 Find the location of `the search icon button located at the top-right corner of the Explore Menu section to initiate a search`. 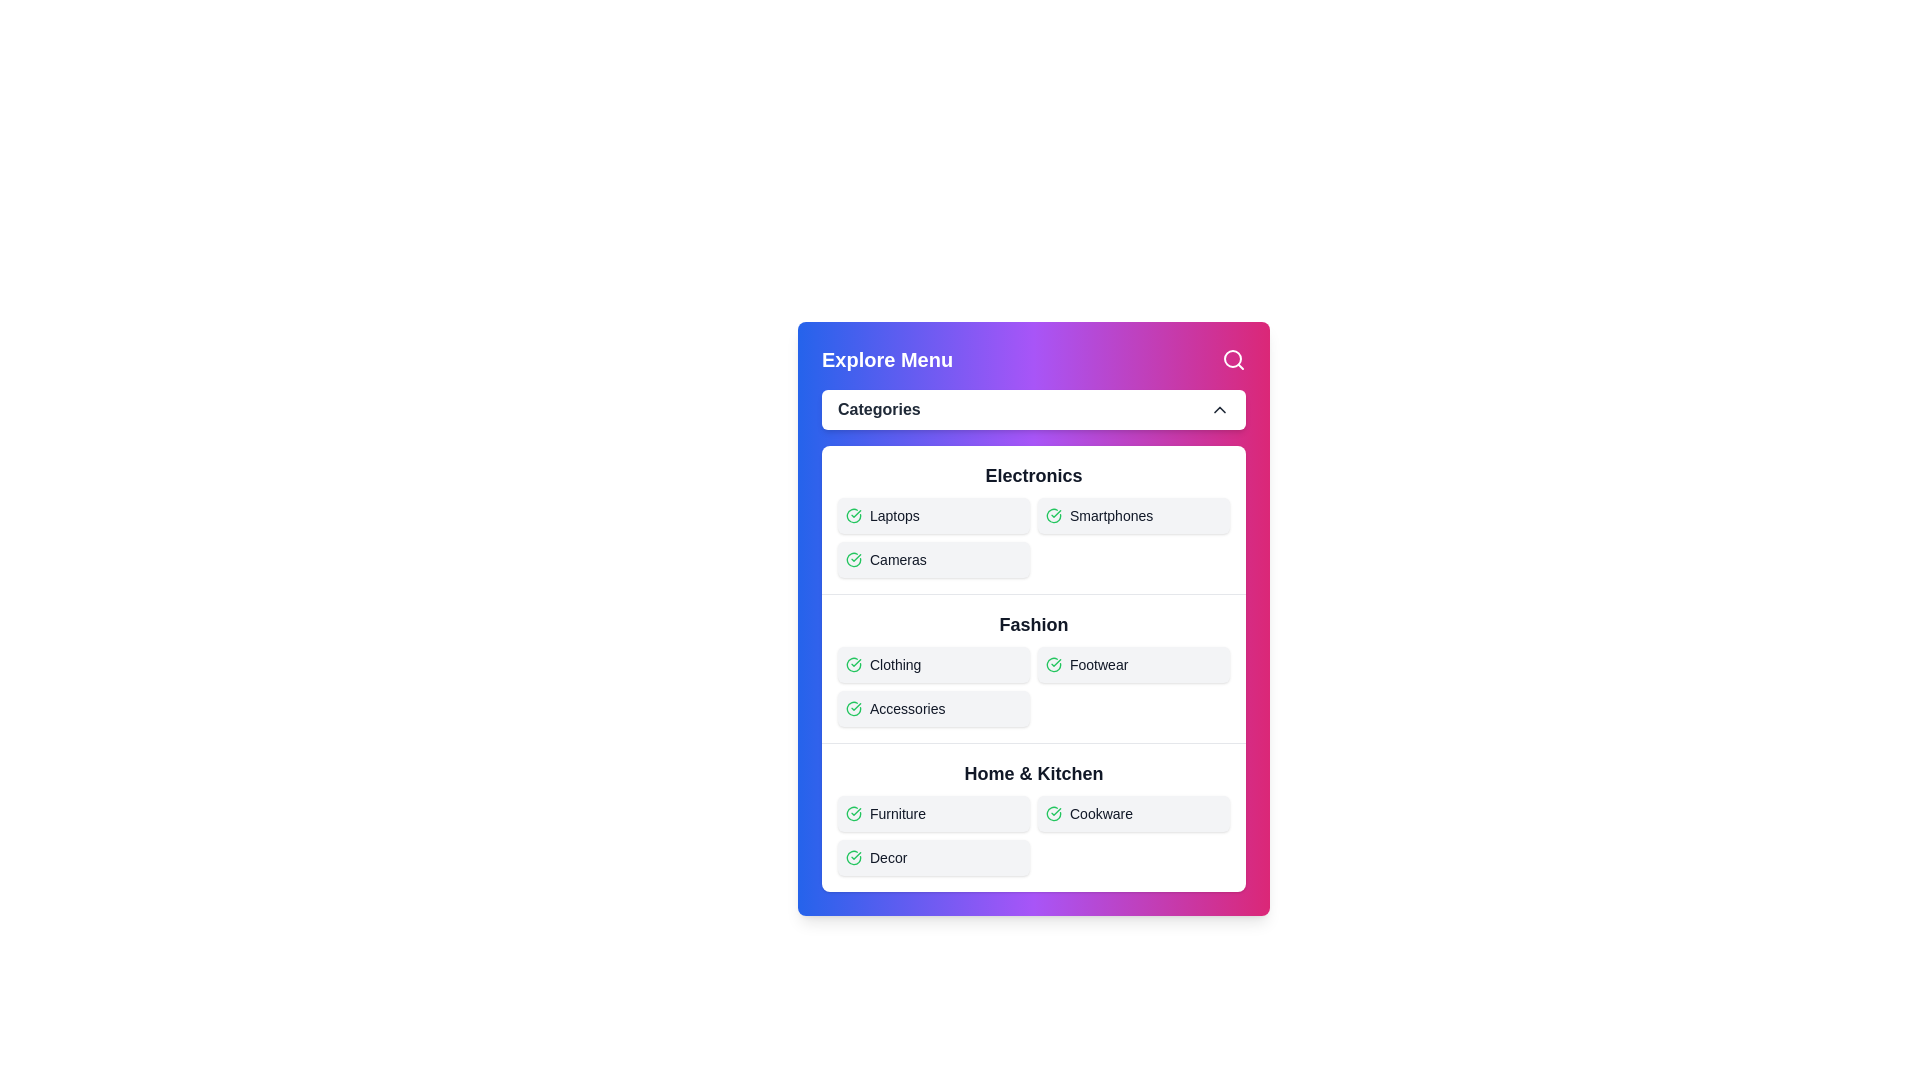

the search icon button located at the top-right corner of the Explore Menu section to initiate a search is located at coordinates (1232, 358).